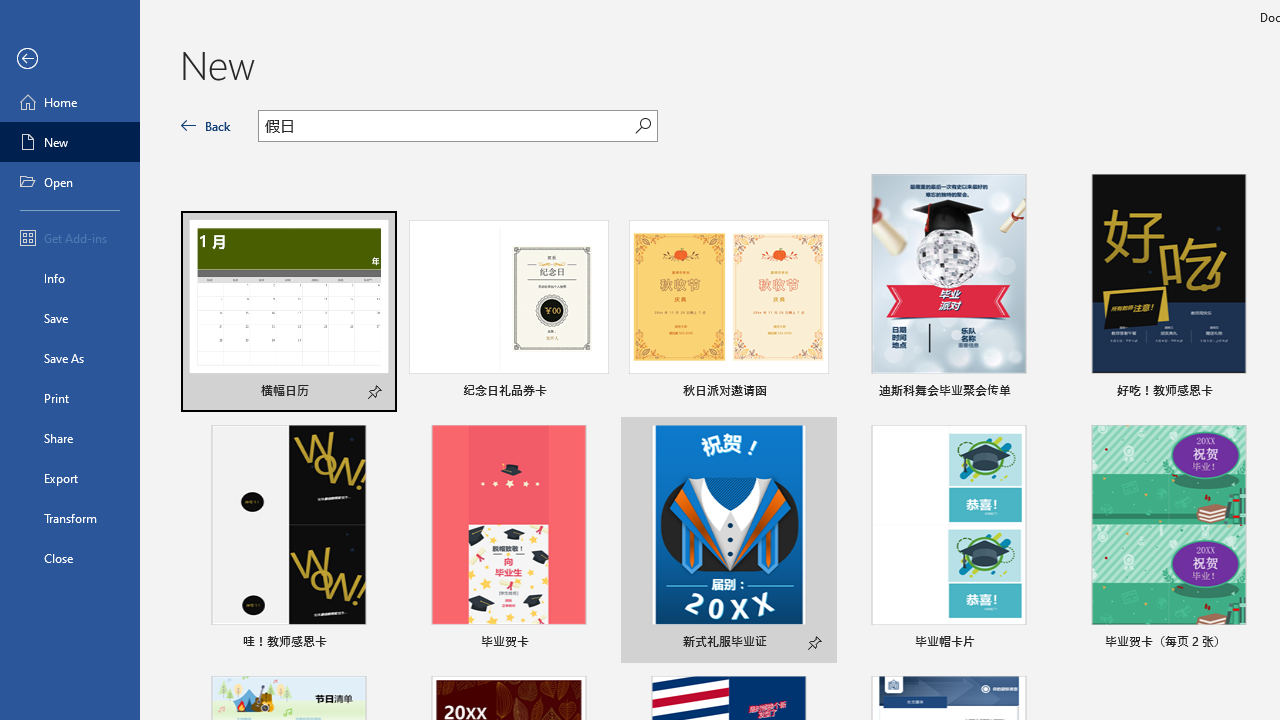 This screenshot has height=720, width=1280. I want to click on 'Back', so click(206, 125).